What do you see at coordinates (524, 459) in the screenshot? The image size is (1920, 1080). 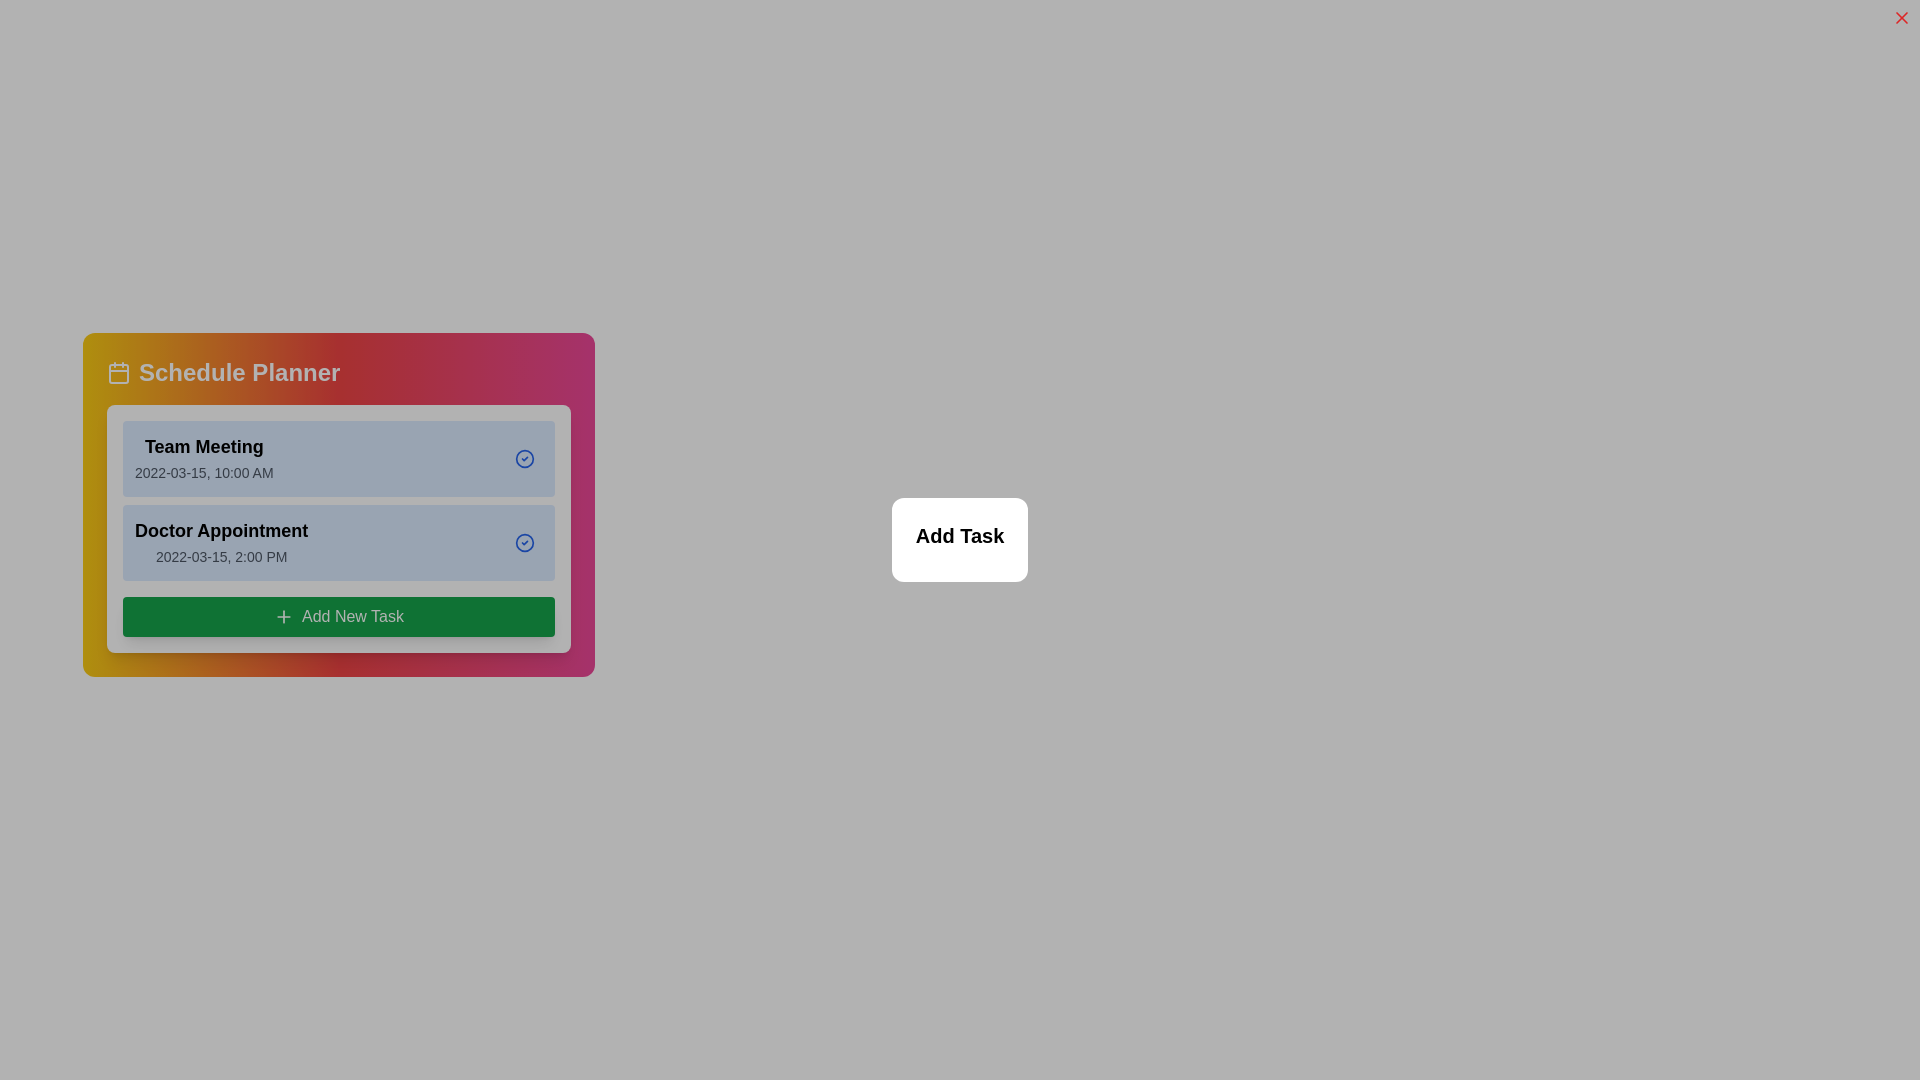 I see `the circular icon with a checkmark inside, which has a blue stroke and is positioned at the top-right of the 'Team Meeting' task card in the 'Schedule Planner' interface` at bounding box center [524, 459].